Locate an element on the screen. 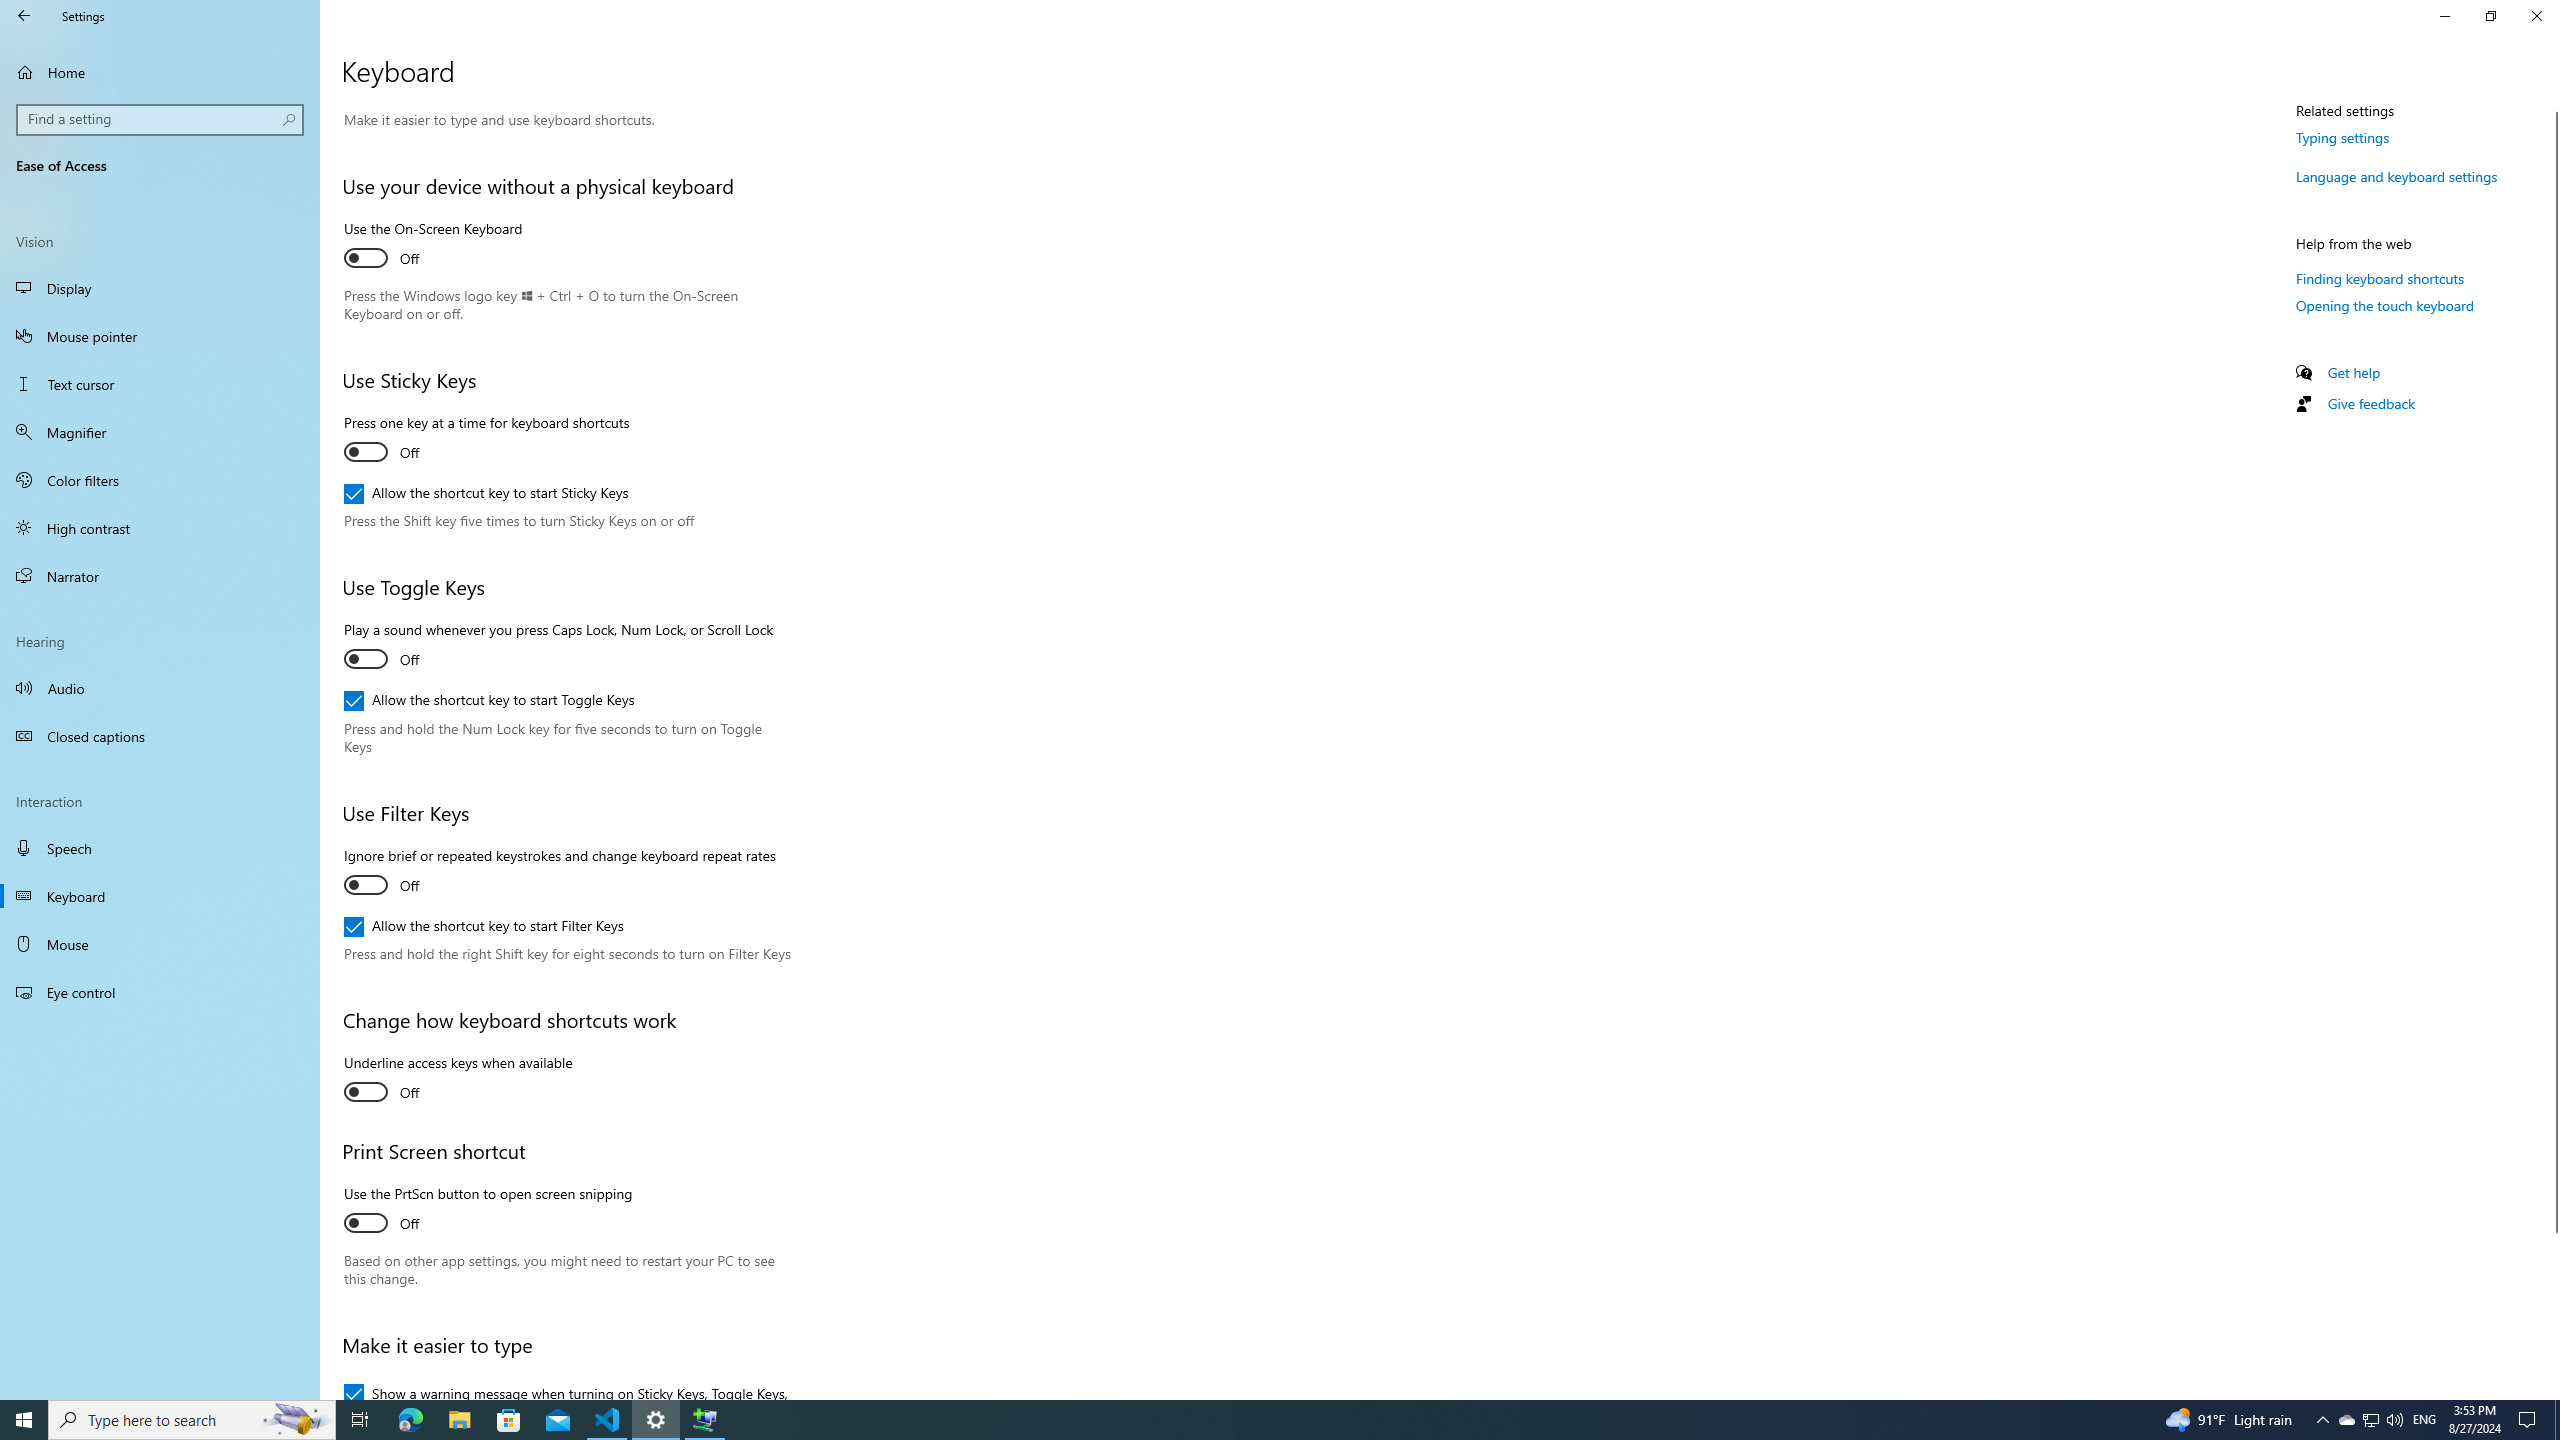 The image size is (2560, 1440). 'Restore Settings' is located at coordinates (2490, 15).